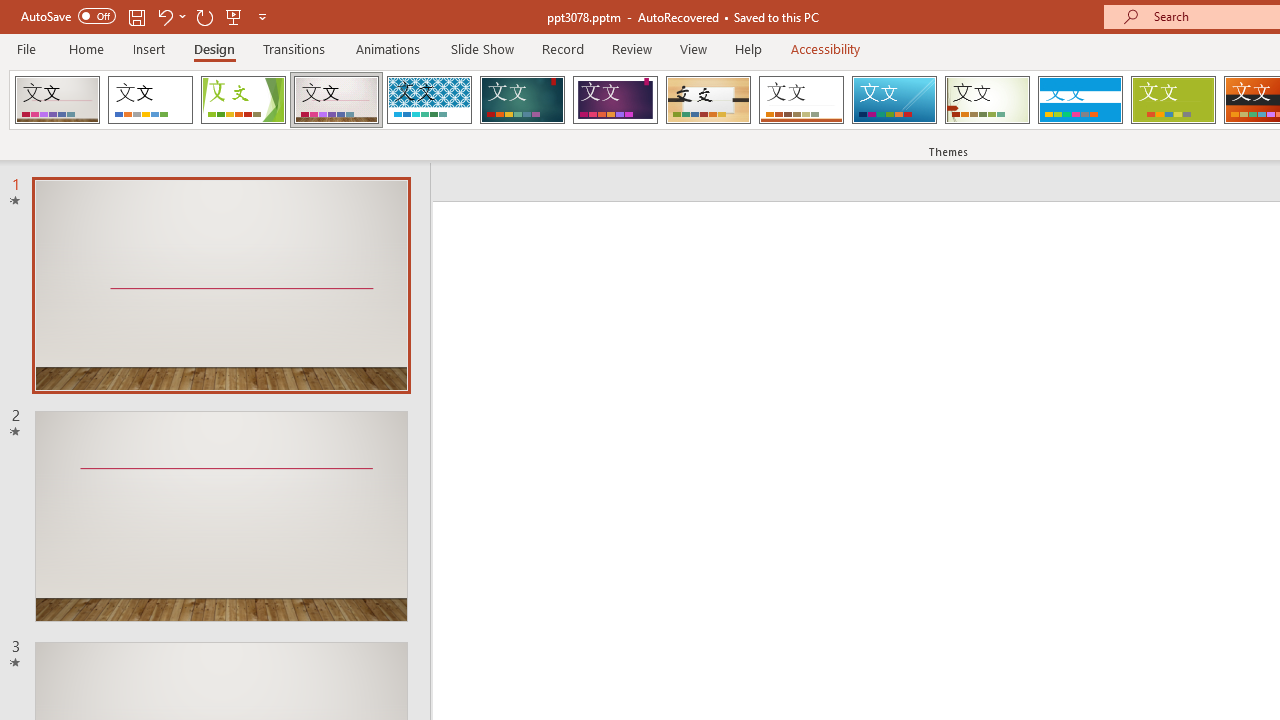 The image size is (1280, 720). I want to click on 'Wisp', so click(987, 100).